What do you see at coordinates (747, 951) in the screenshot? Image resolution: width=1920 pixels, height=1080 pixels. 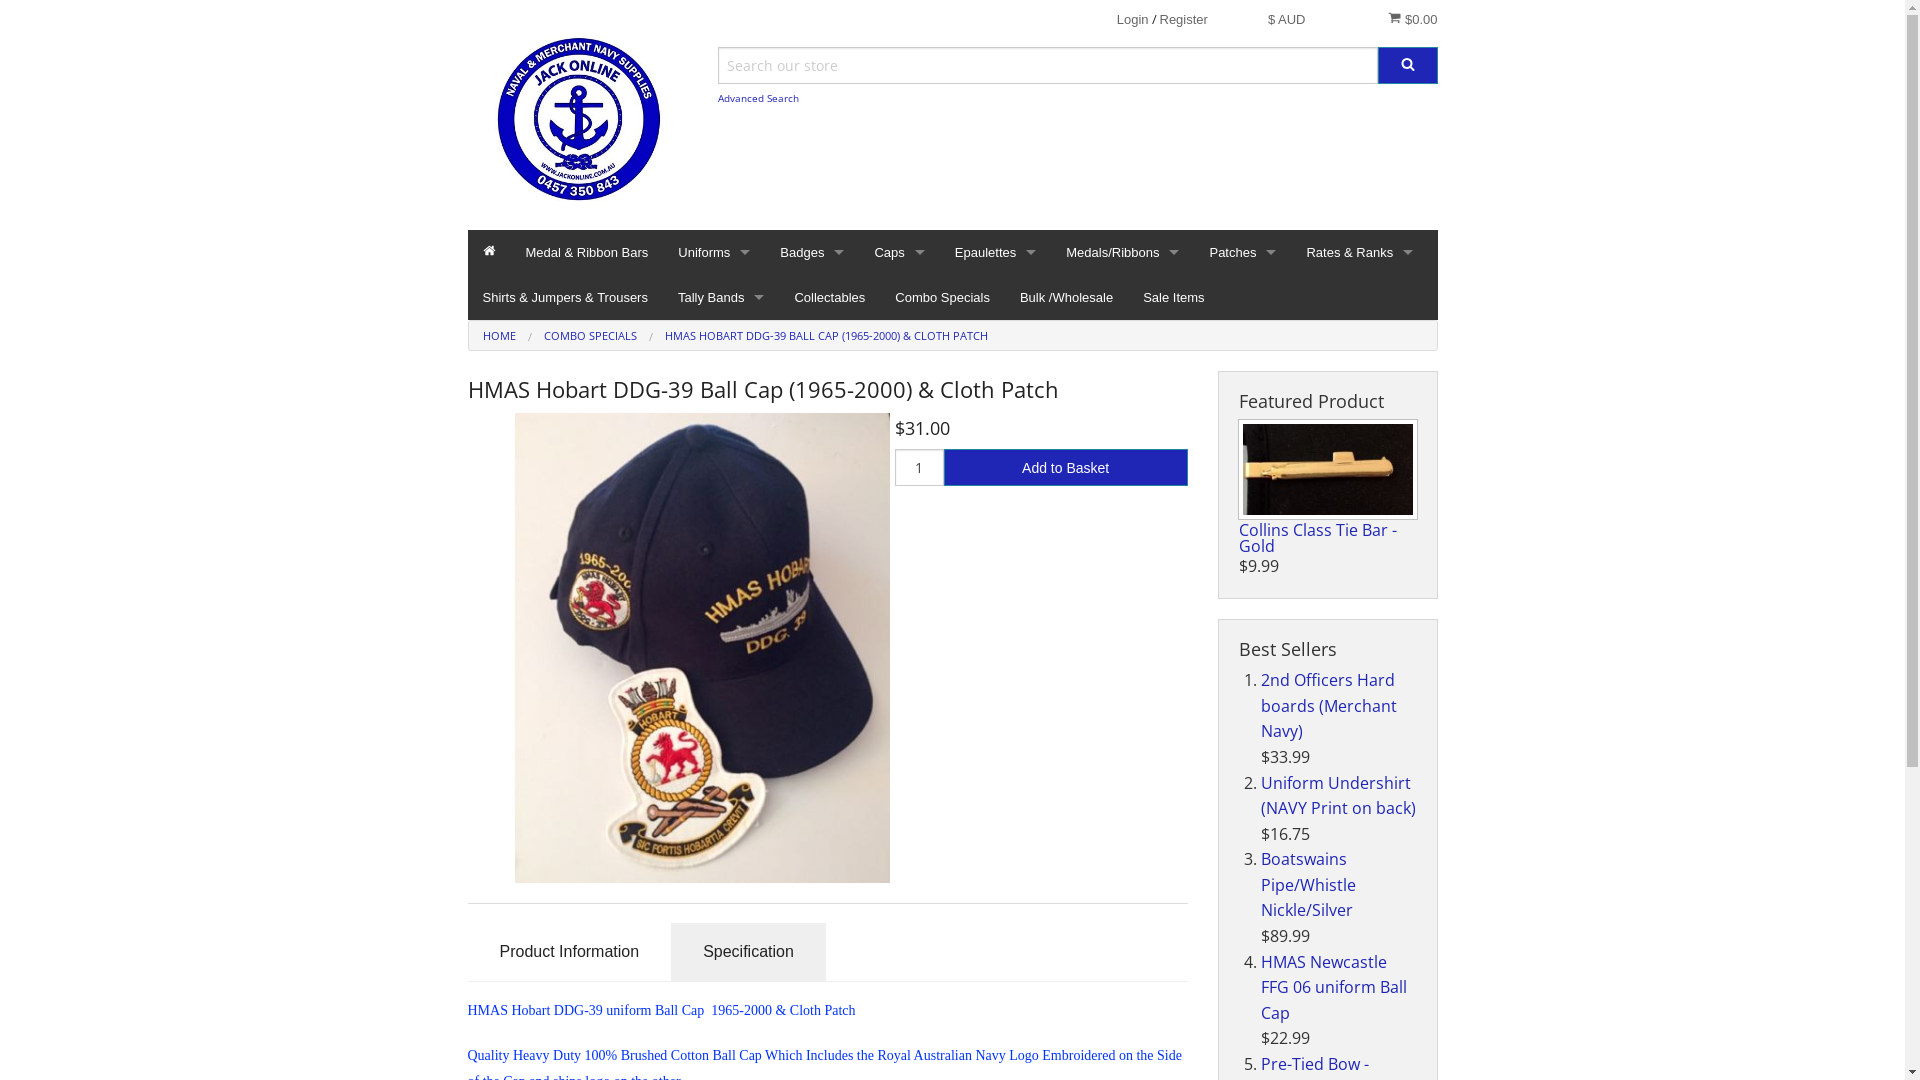 I see `'Specification'` at bounding box center [747, 951].